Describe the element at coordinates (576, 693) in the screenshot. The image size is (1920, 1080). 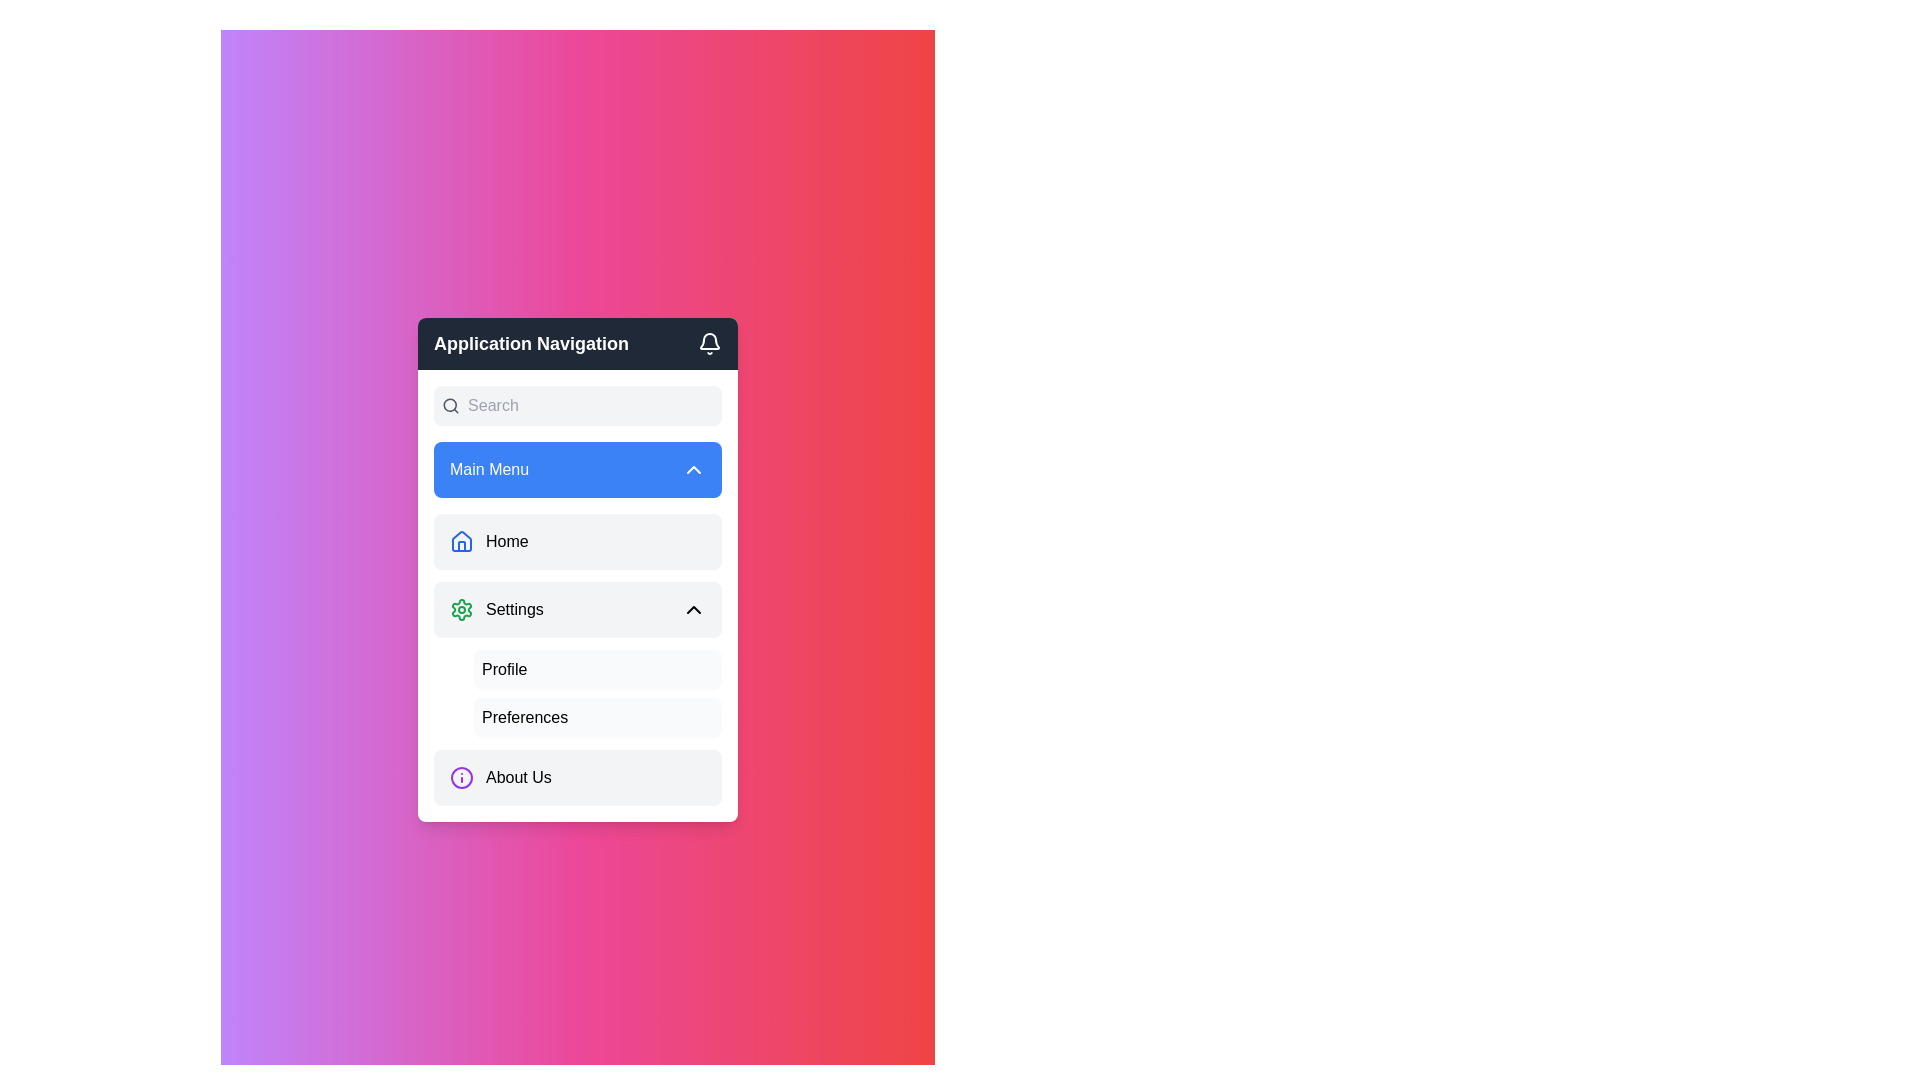
I see `the 'Profile' option within the vertical menu group located in the Settings menu` at that location.